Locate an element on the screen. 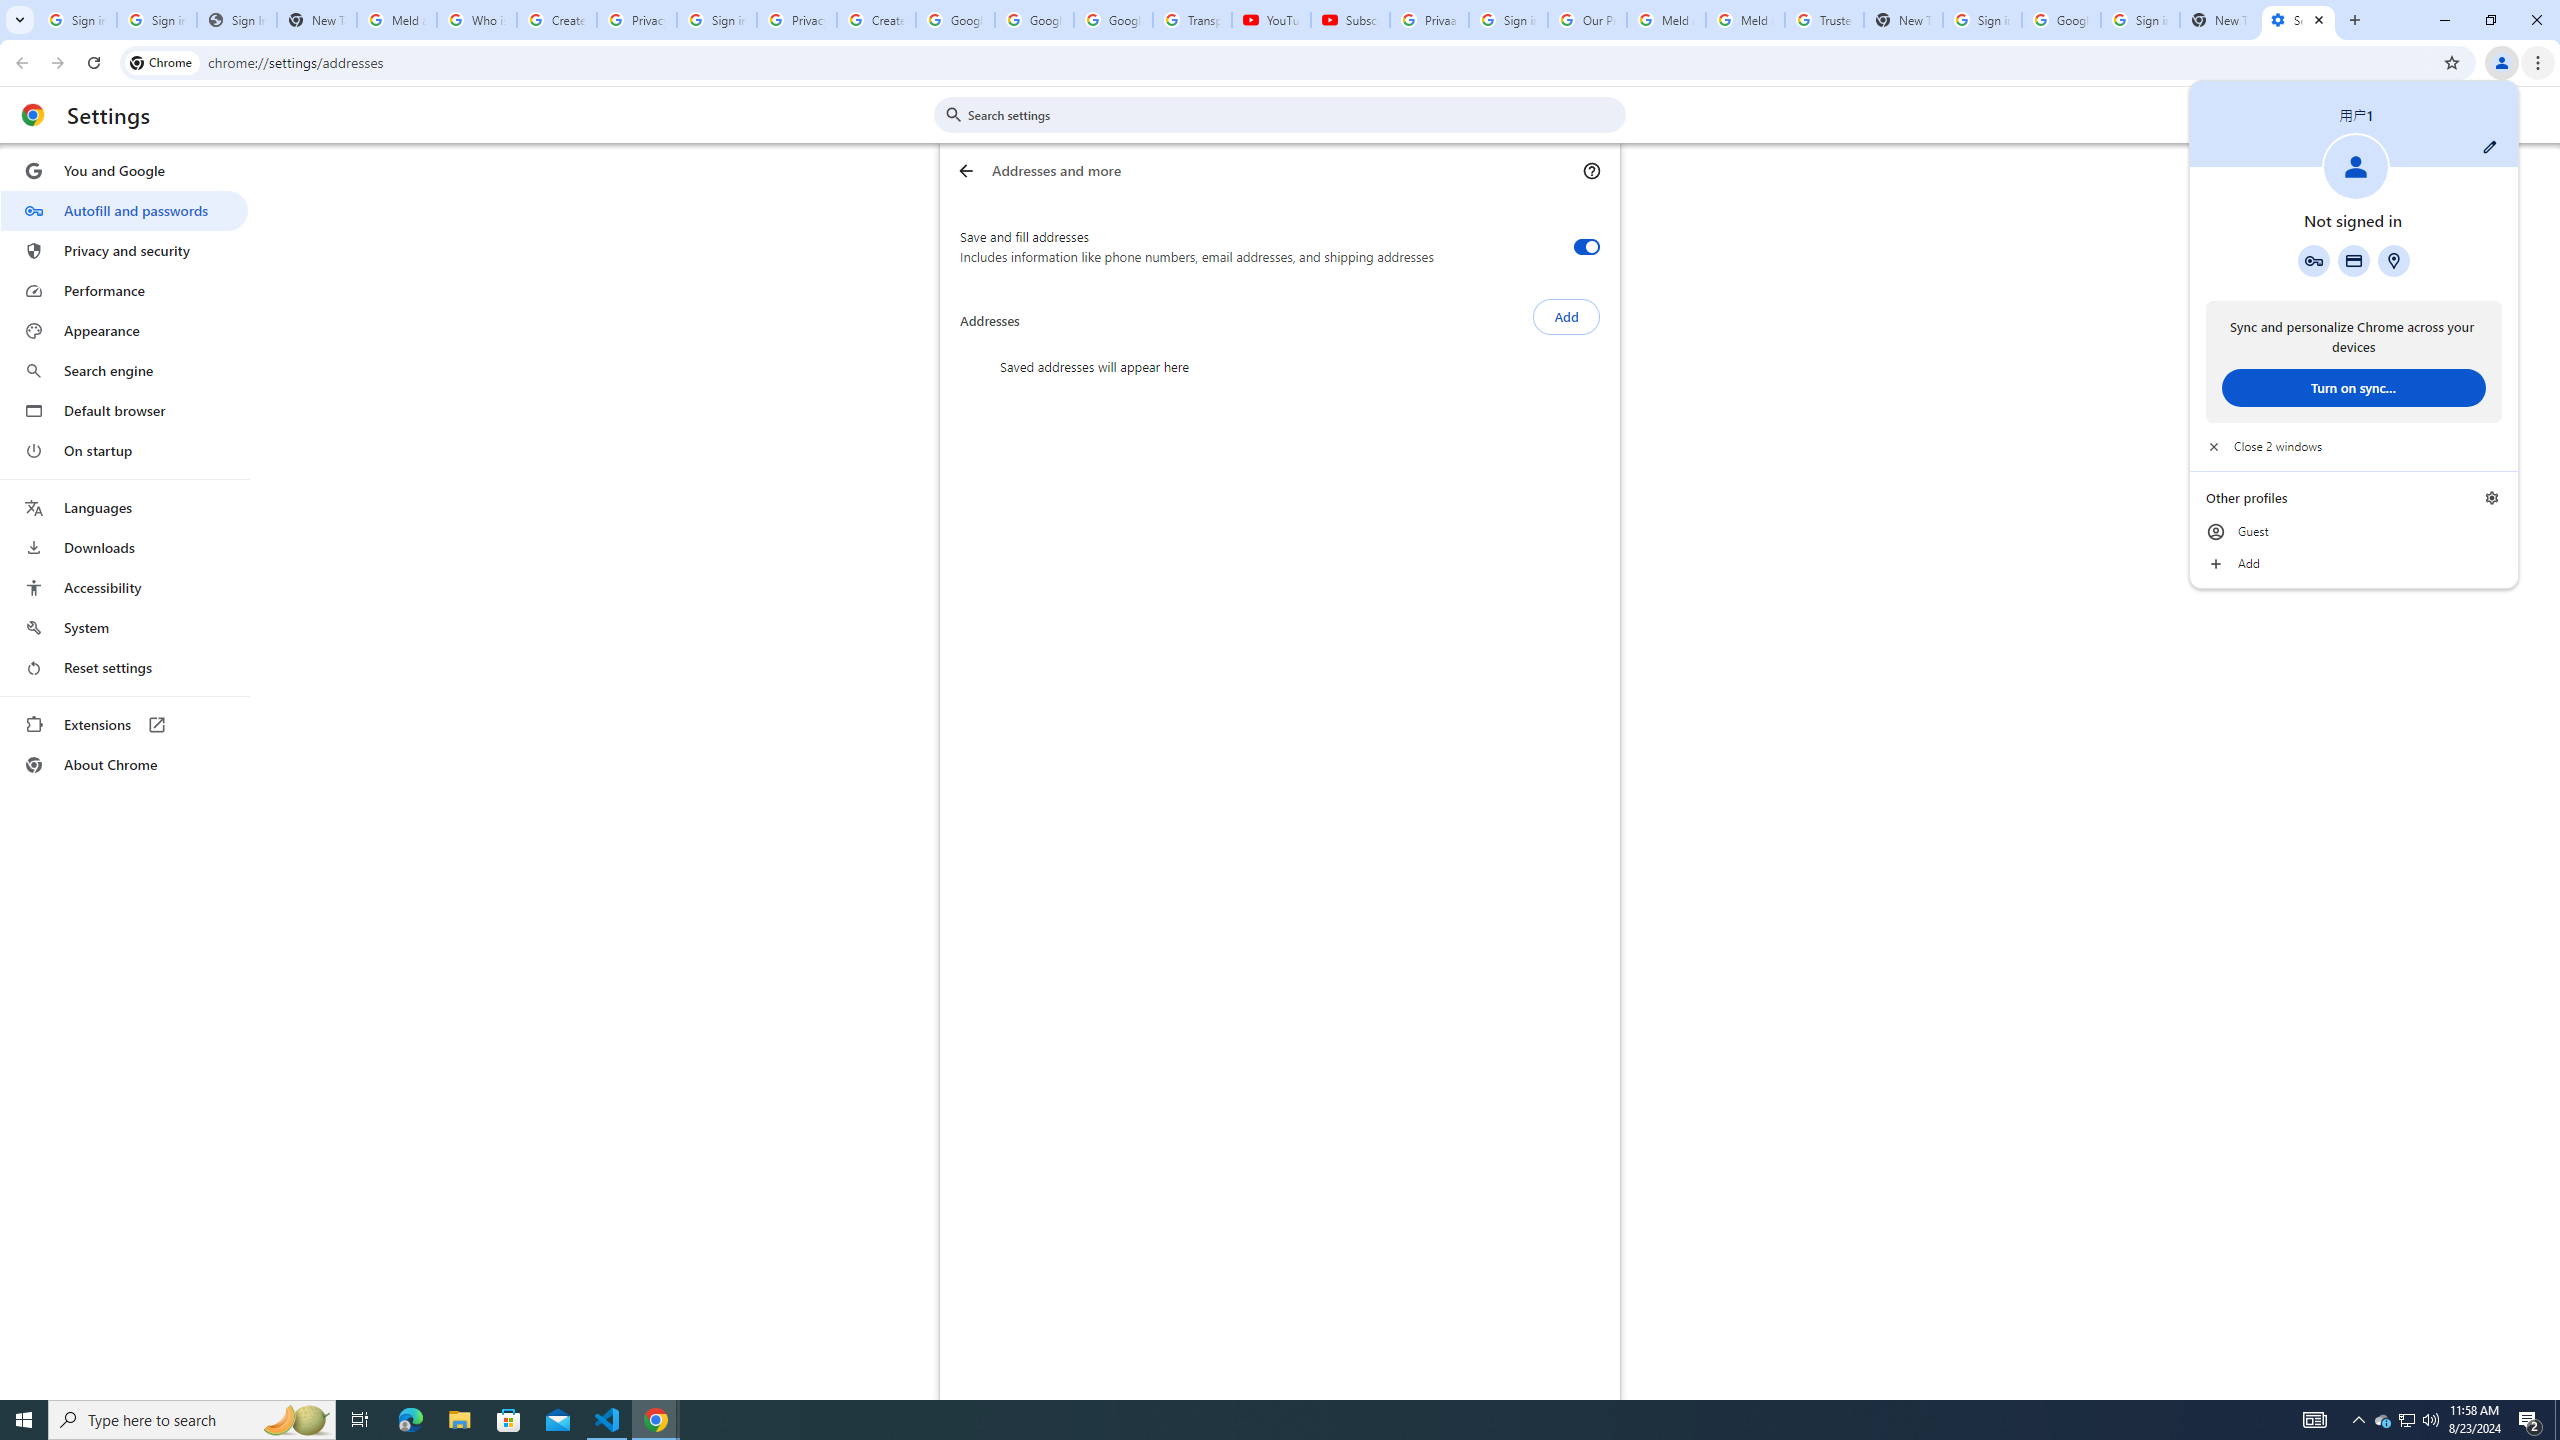 The width and height of the screenshot is (2560, 1440). 'Task View' is located at coordinates (358, 1418).